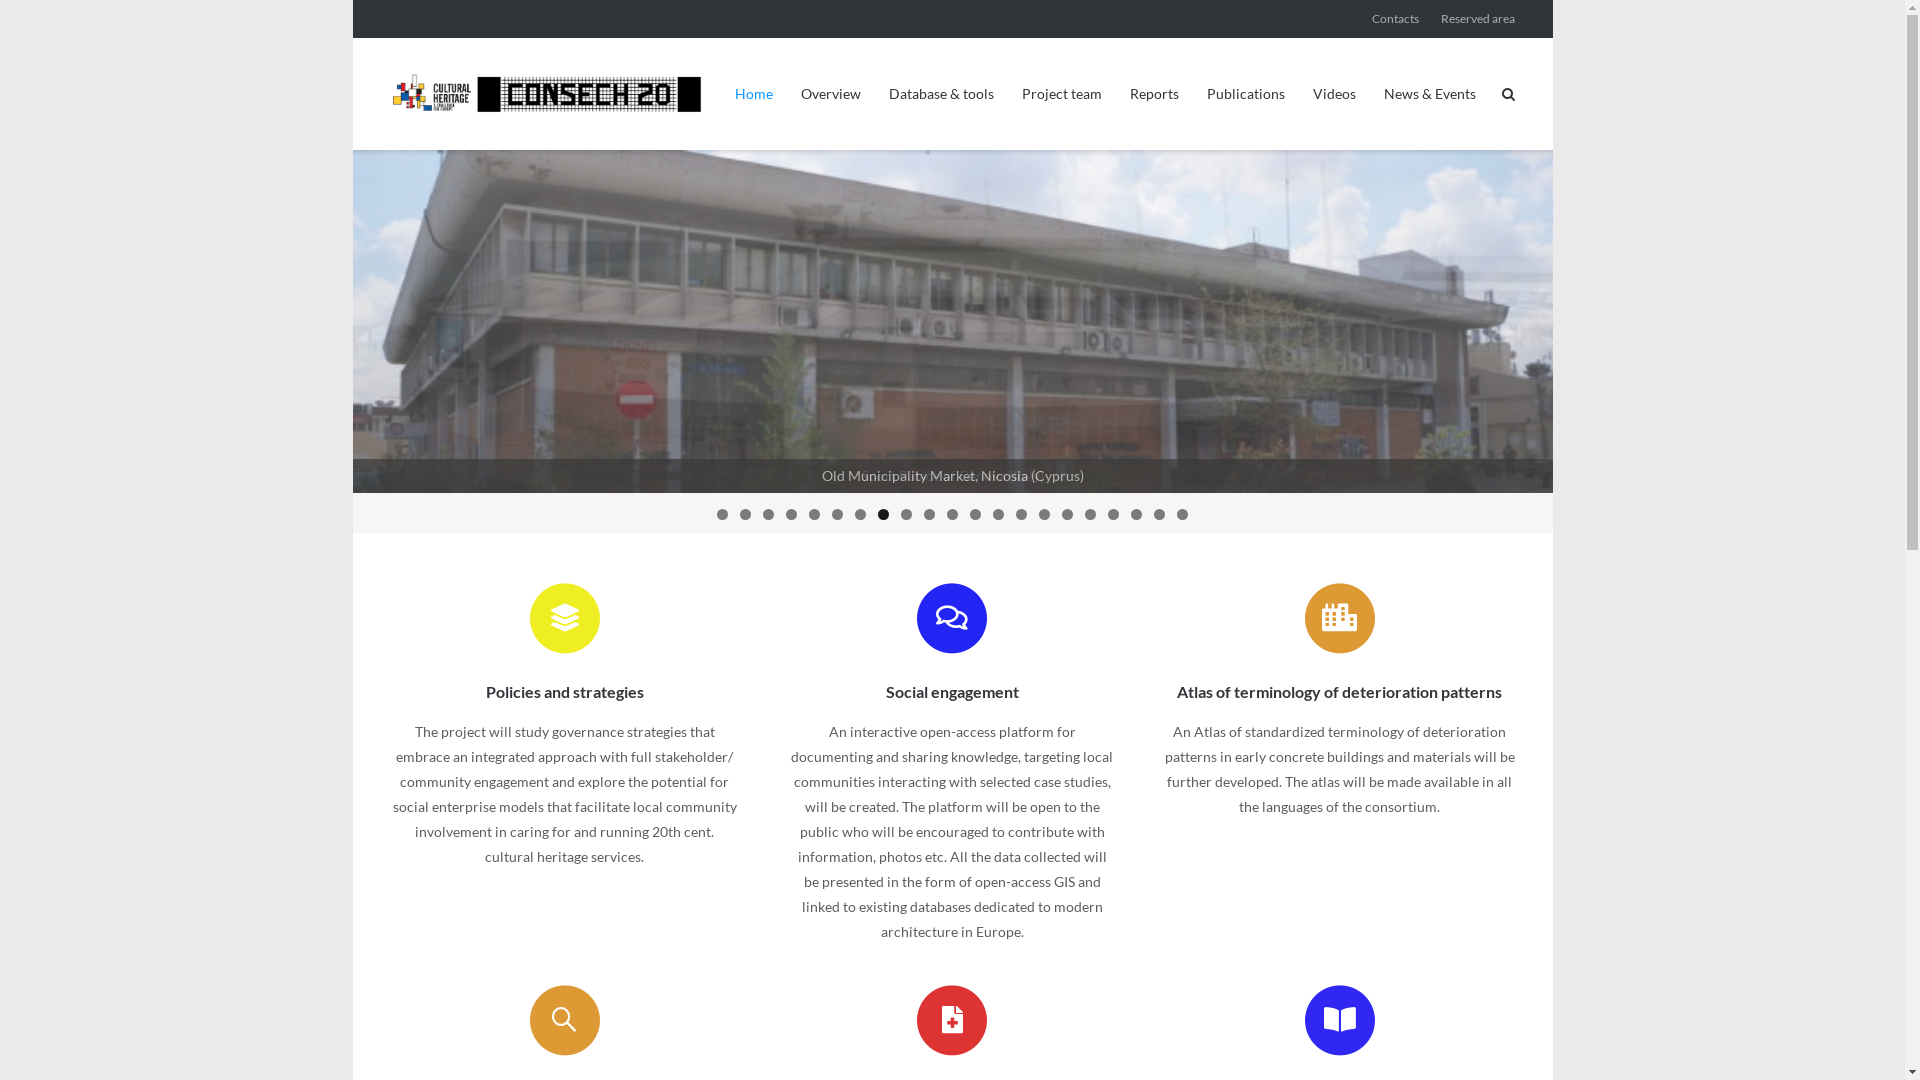 This screenshot has width=1920, height=1080. What do you see at coordinates (887, 93) in the screenshot?
I see `'Database & tools'` at bounding box center [887, 93].